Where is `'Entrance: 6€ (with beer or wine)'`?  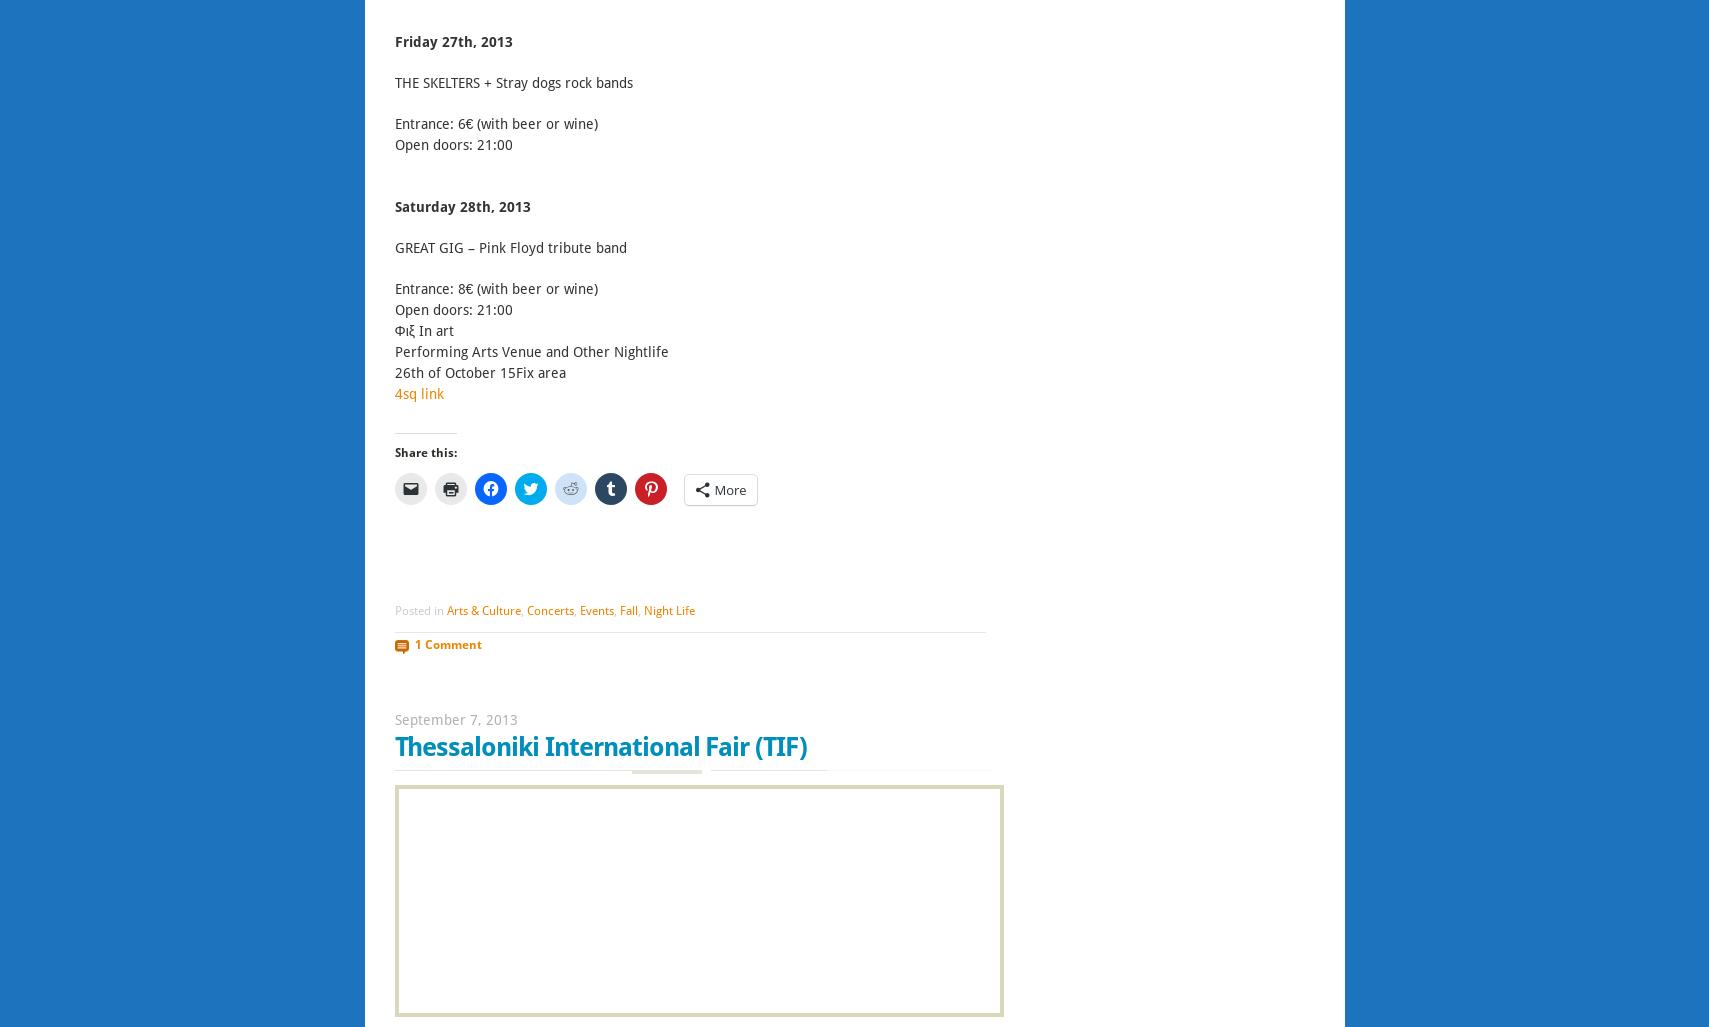 'Entrance: 6€ (with beer or wine)' is located at coordinates (494, 124).